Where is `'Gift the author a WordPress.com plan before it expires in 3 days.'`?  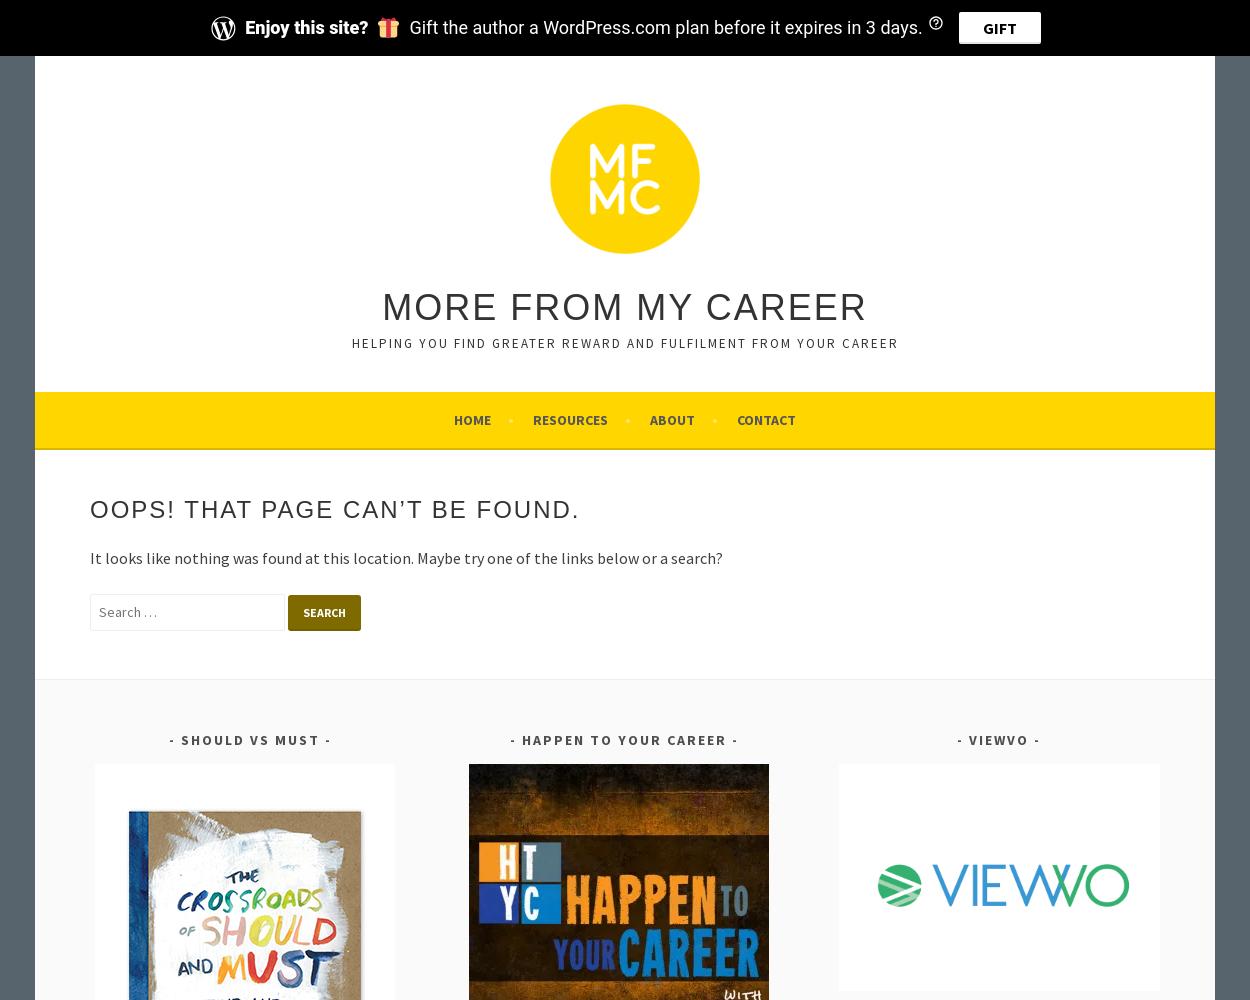
'Gift the author a WordPress.com plan before it expires in 3 days.' is located at coordinates (665, 27).